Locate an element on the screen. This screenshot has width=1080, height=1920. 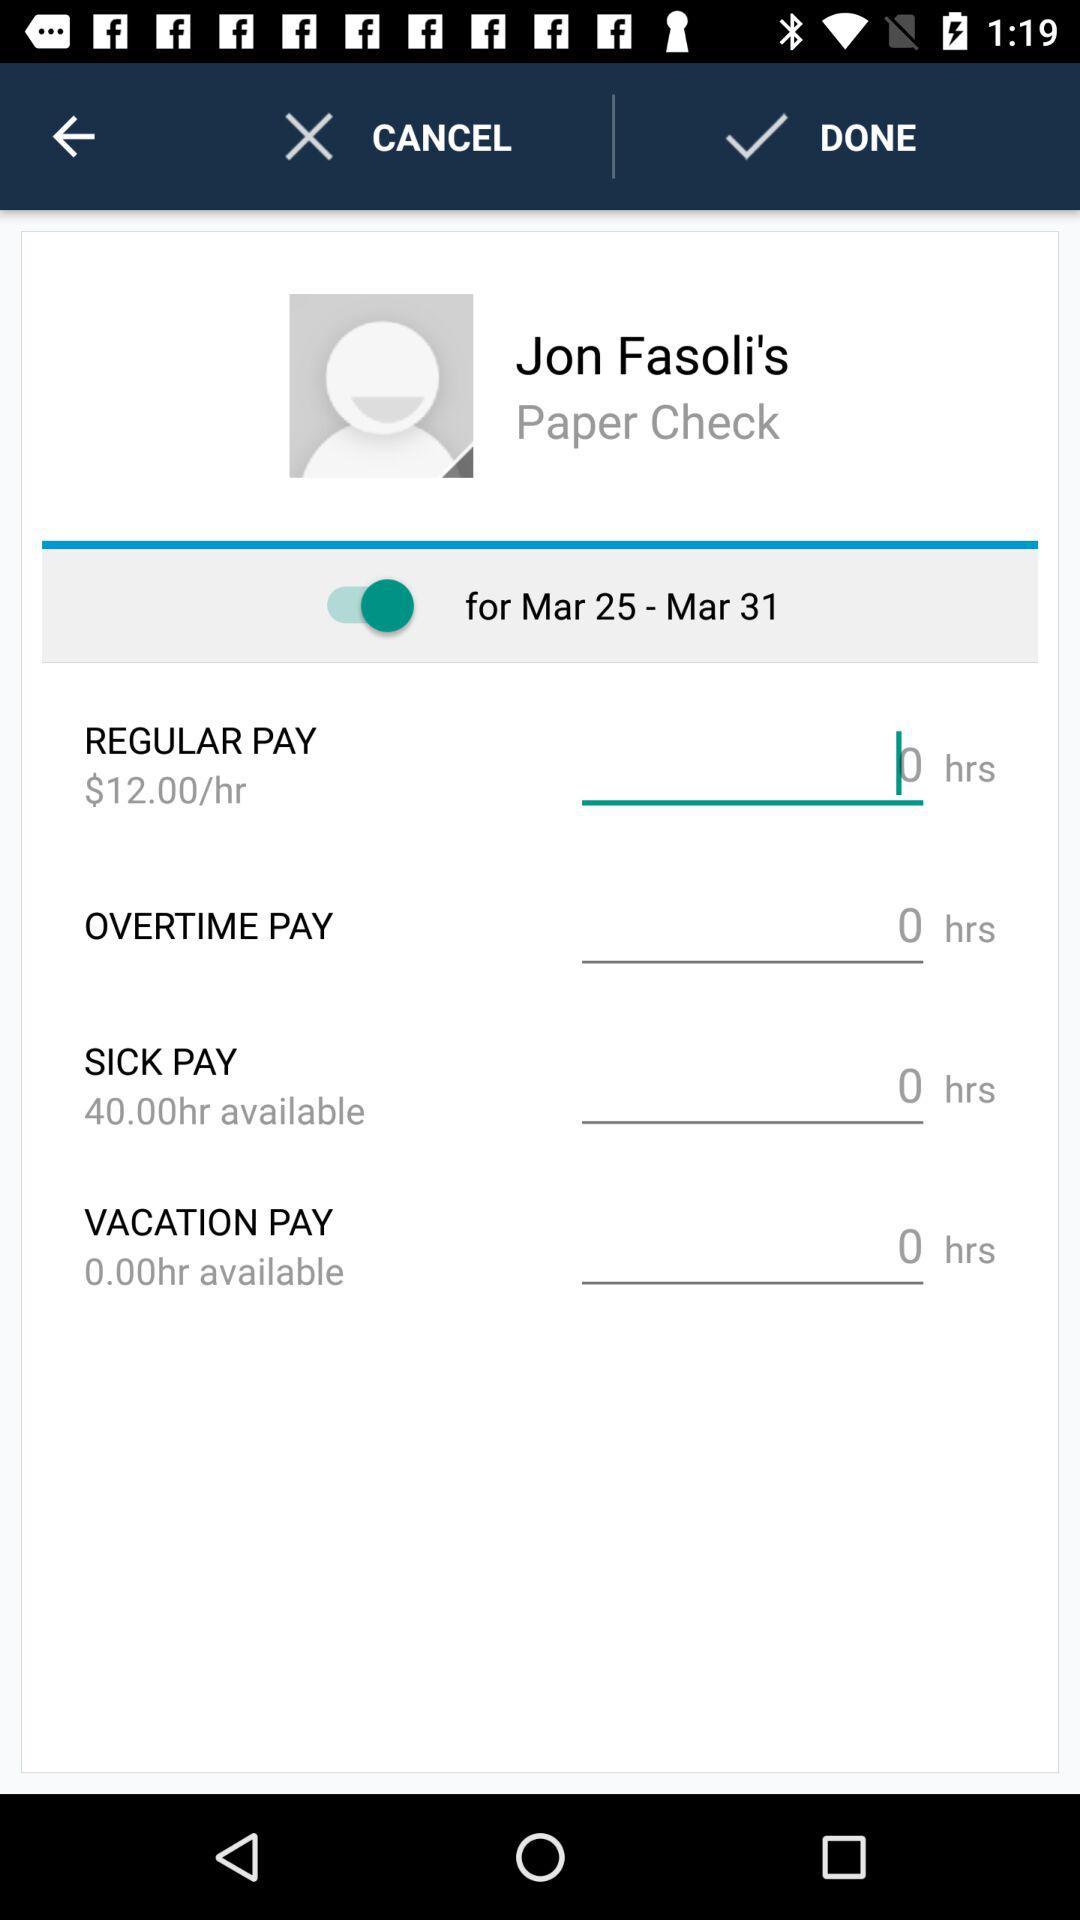
vacation pay is located at coordinates (752, 1244).